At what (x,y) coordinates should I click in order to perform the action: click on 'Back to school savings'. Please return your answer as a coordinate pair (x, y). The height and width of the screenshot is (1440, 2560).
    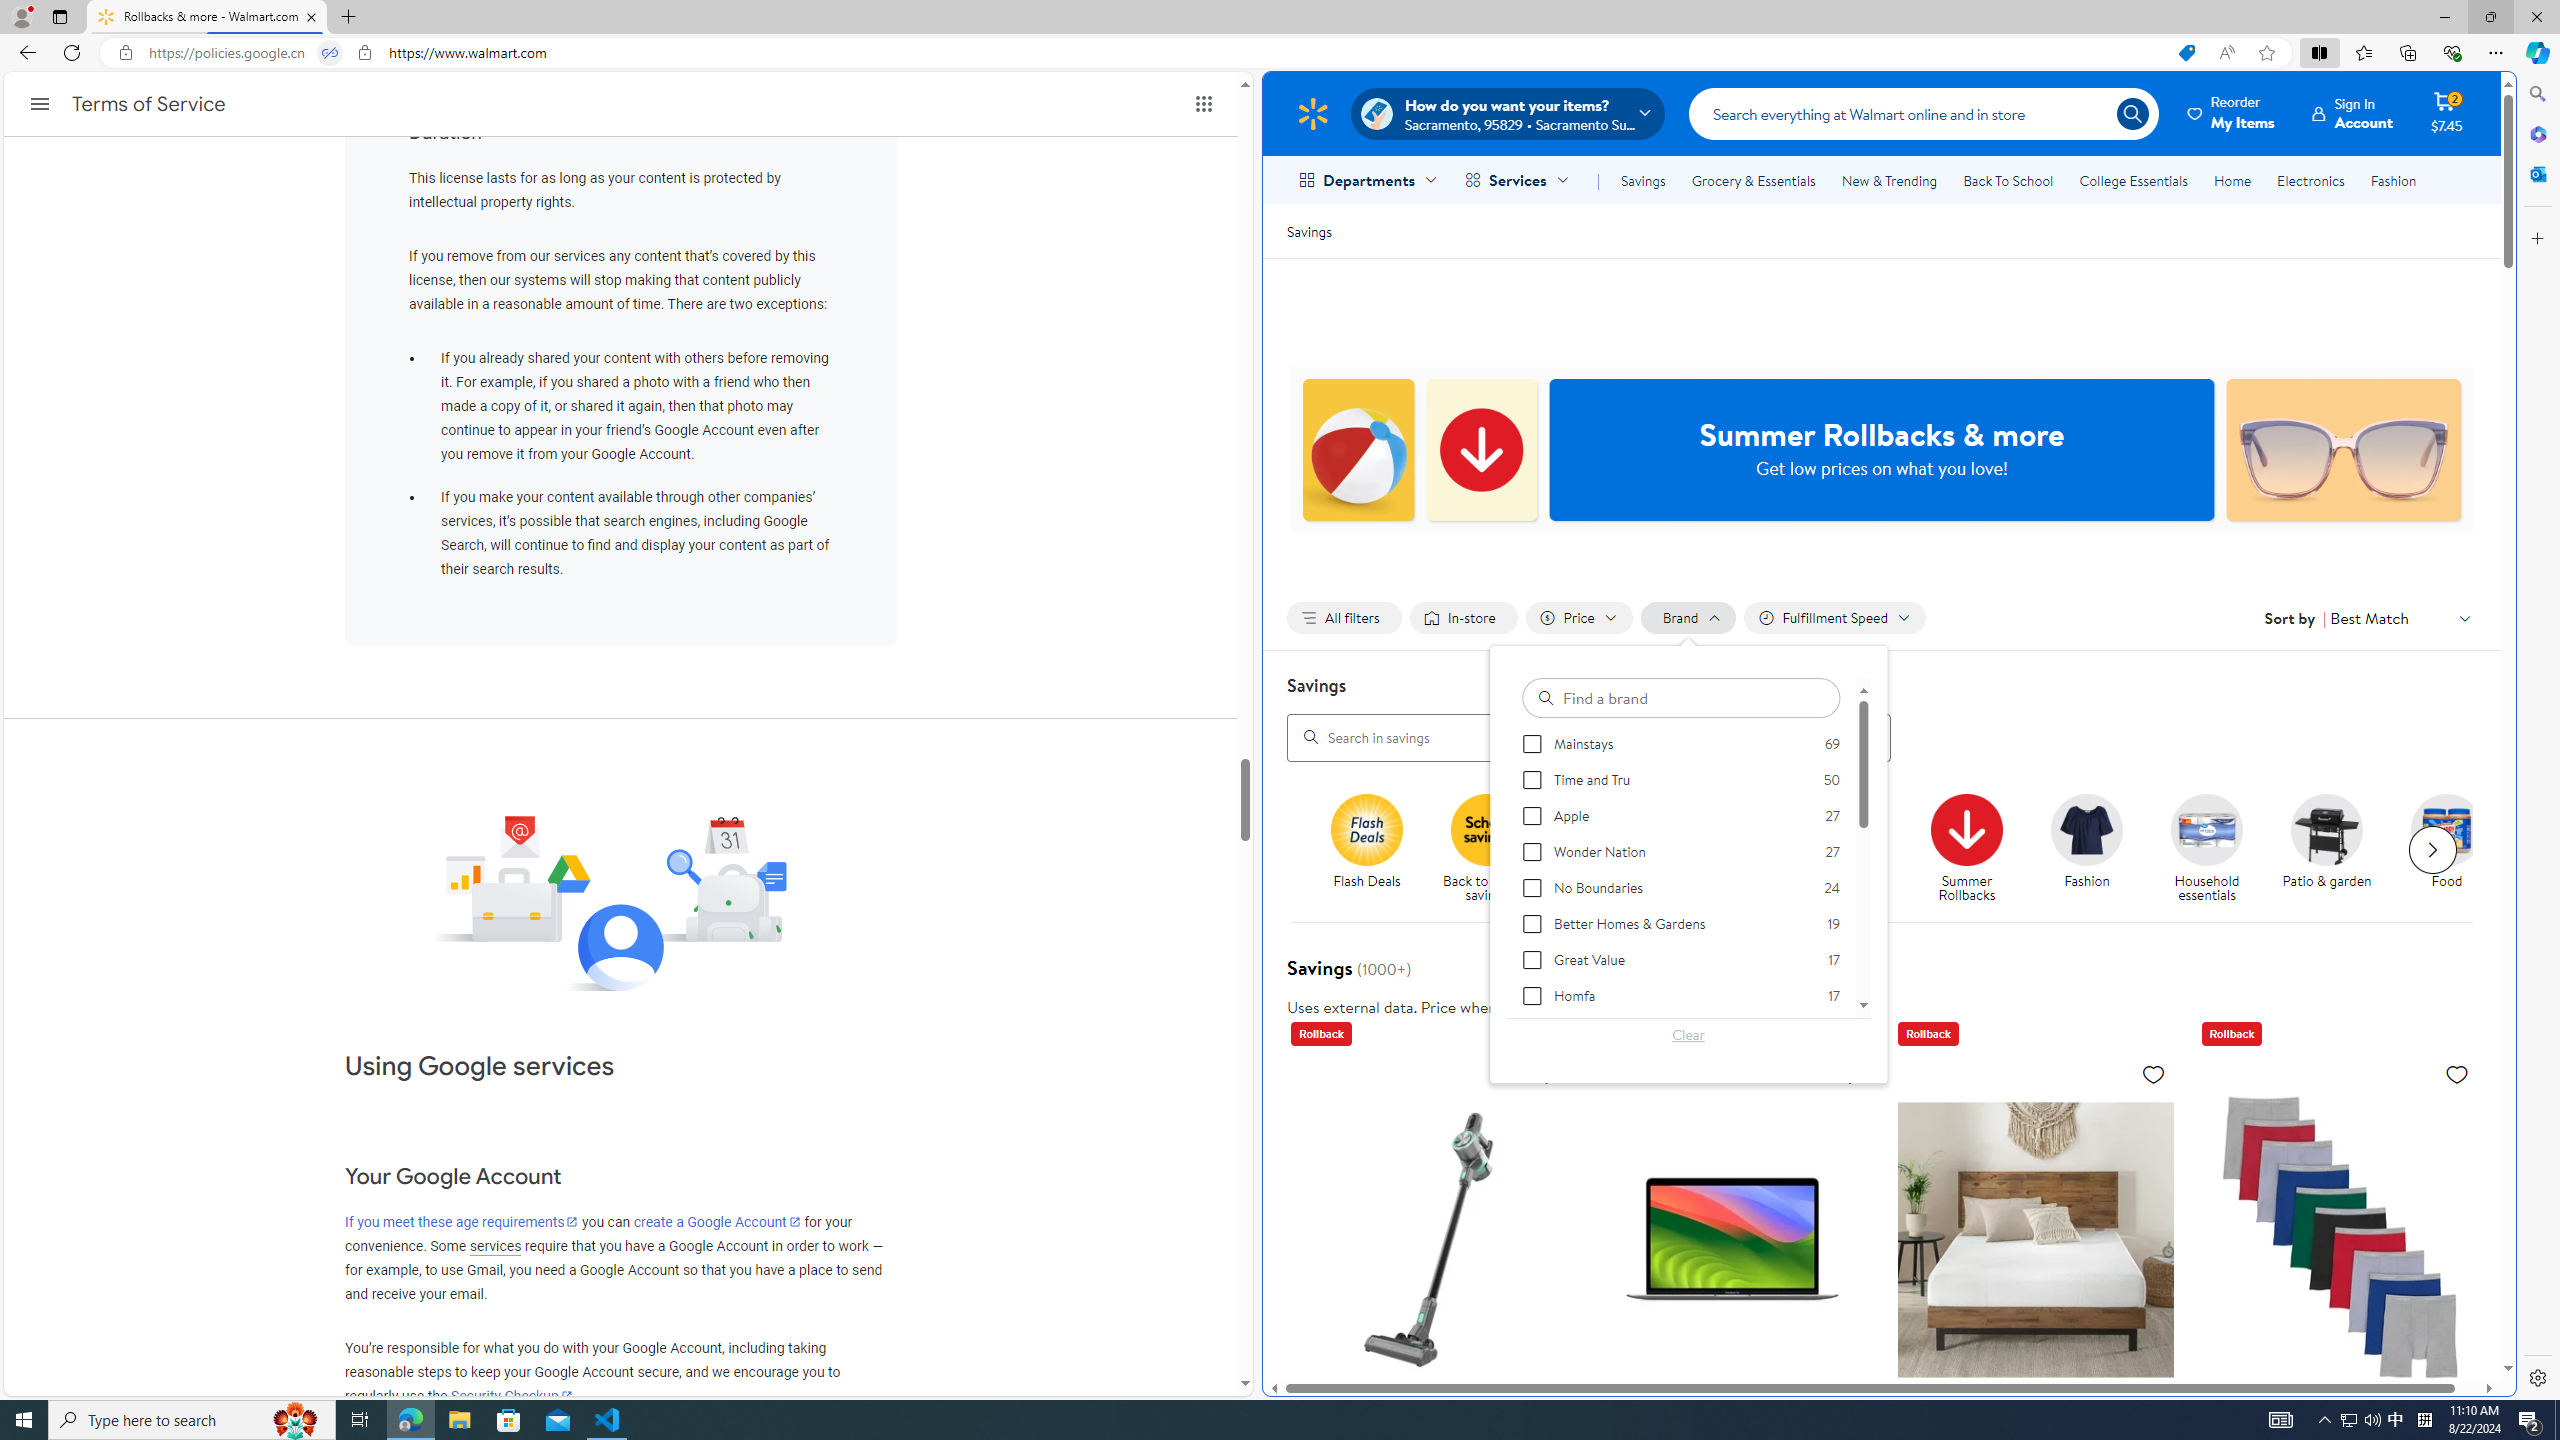
    Looking at the image, I should click on (1495, 849).